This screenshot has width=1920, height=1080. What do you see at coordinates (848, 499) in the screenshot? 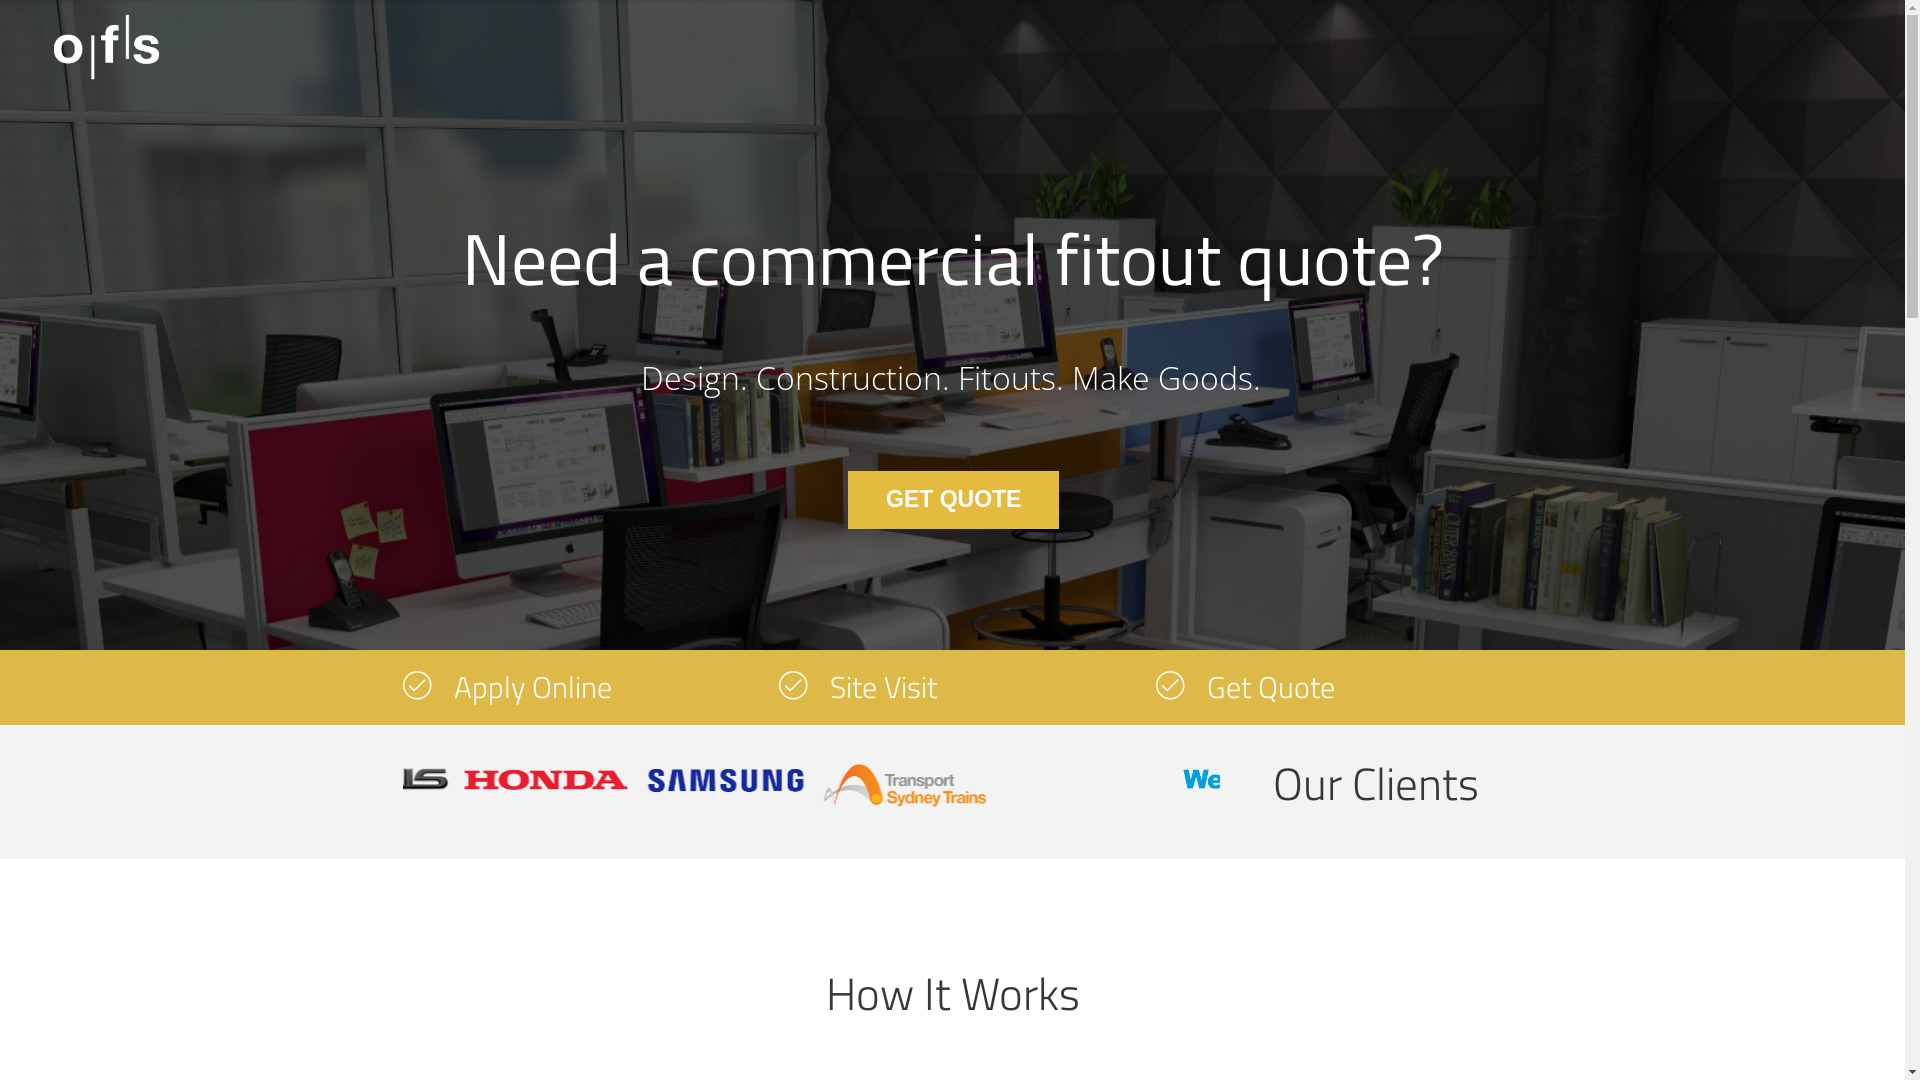
I see `'GET QUOTE'` at bounding box center [848, 499].